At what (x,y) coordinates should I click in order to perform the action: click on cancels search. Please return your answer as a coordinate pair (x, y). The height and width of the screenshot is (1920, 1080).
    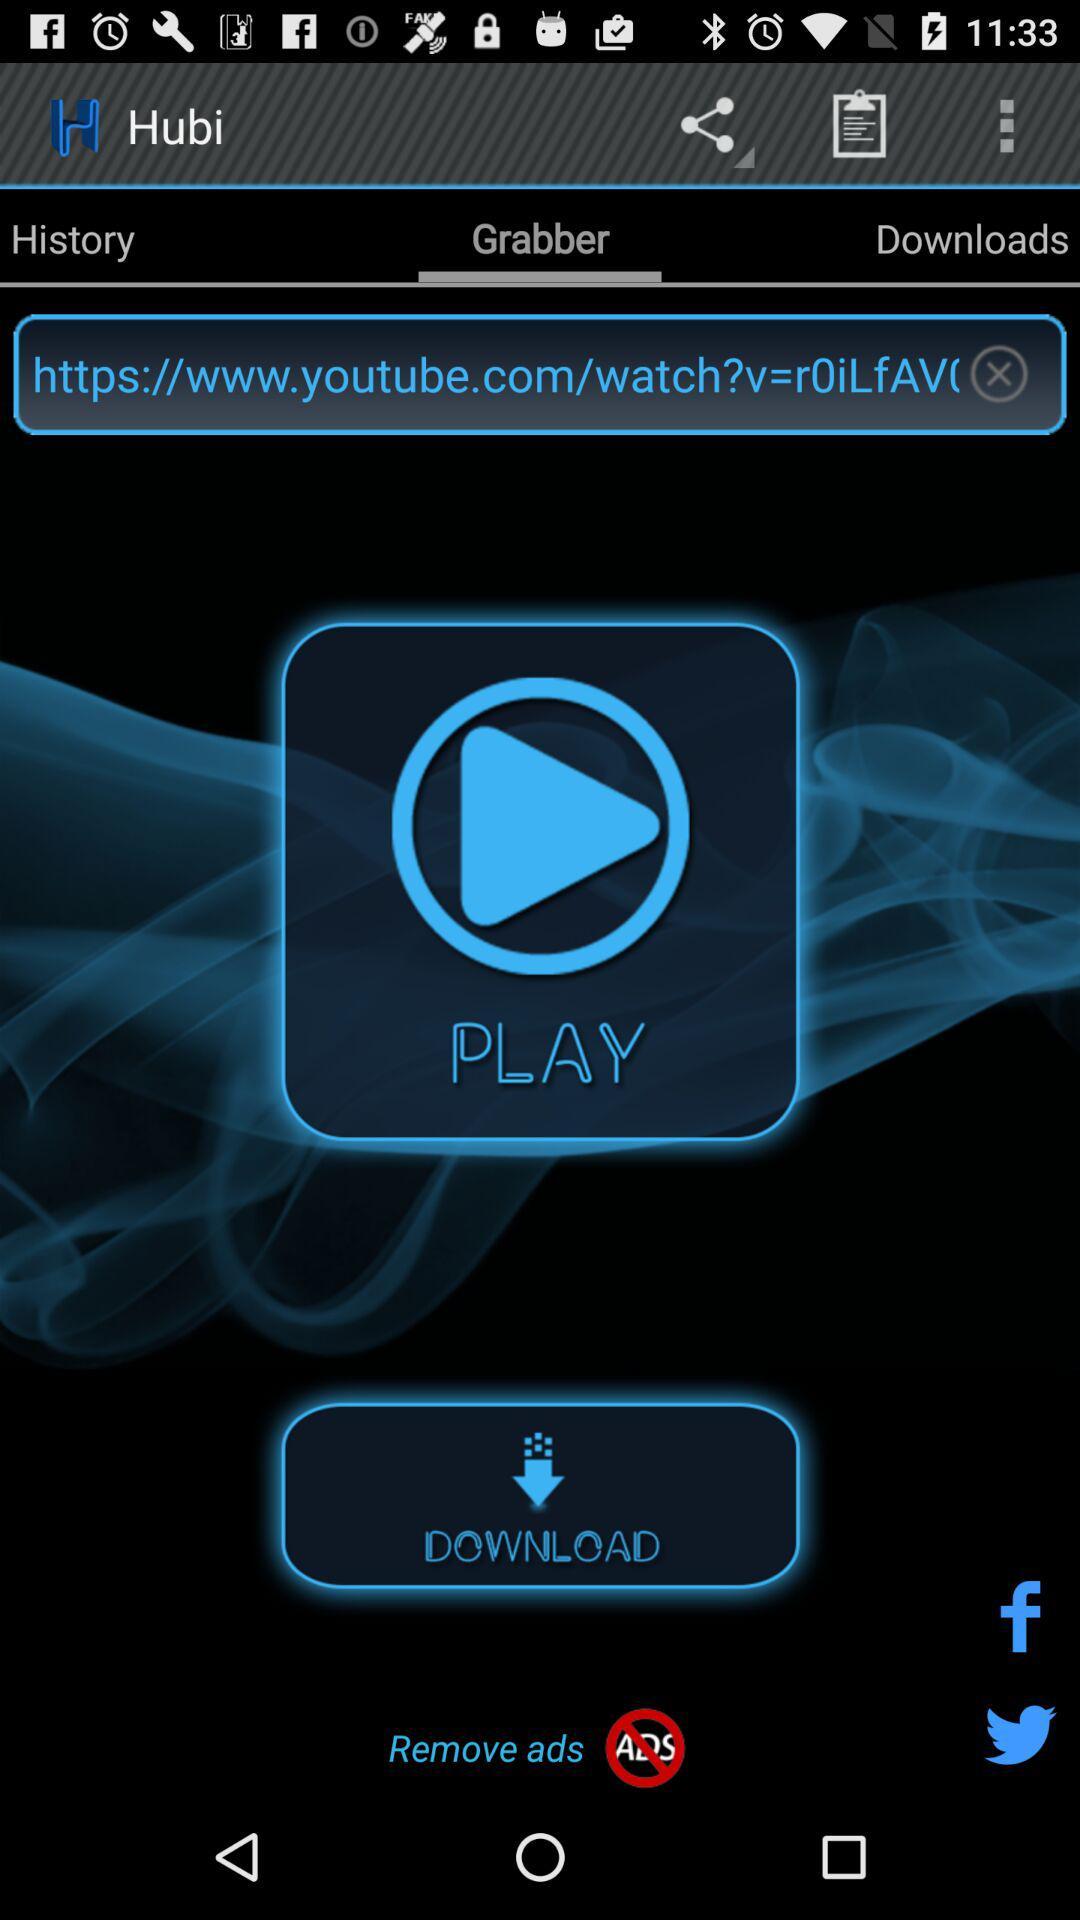
    Looking at the image, I should click on (998, 374).